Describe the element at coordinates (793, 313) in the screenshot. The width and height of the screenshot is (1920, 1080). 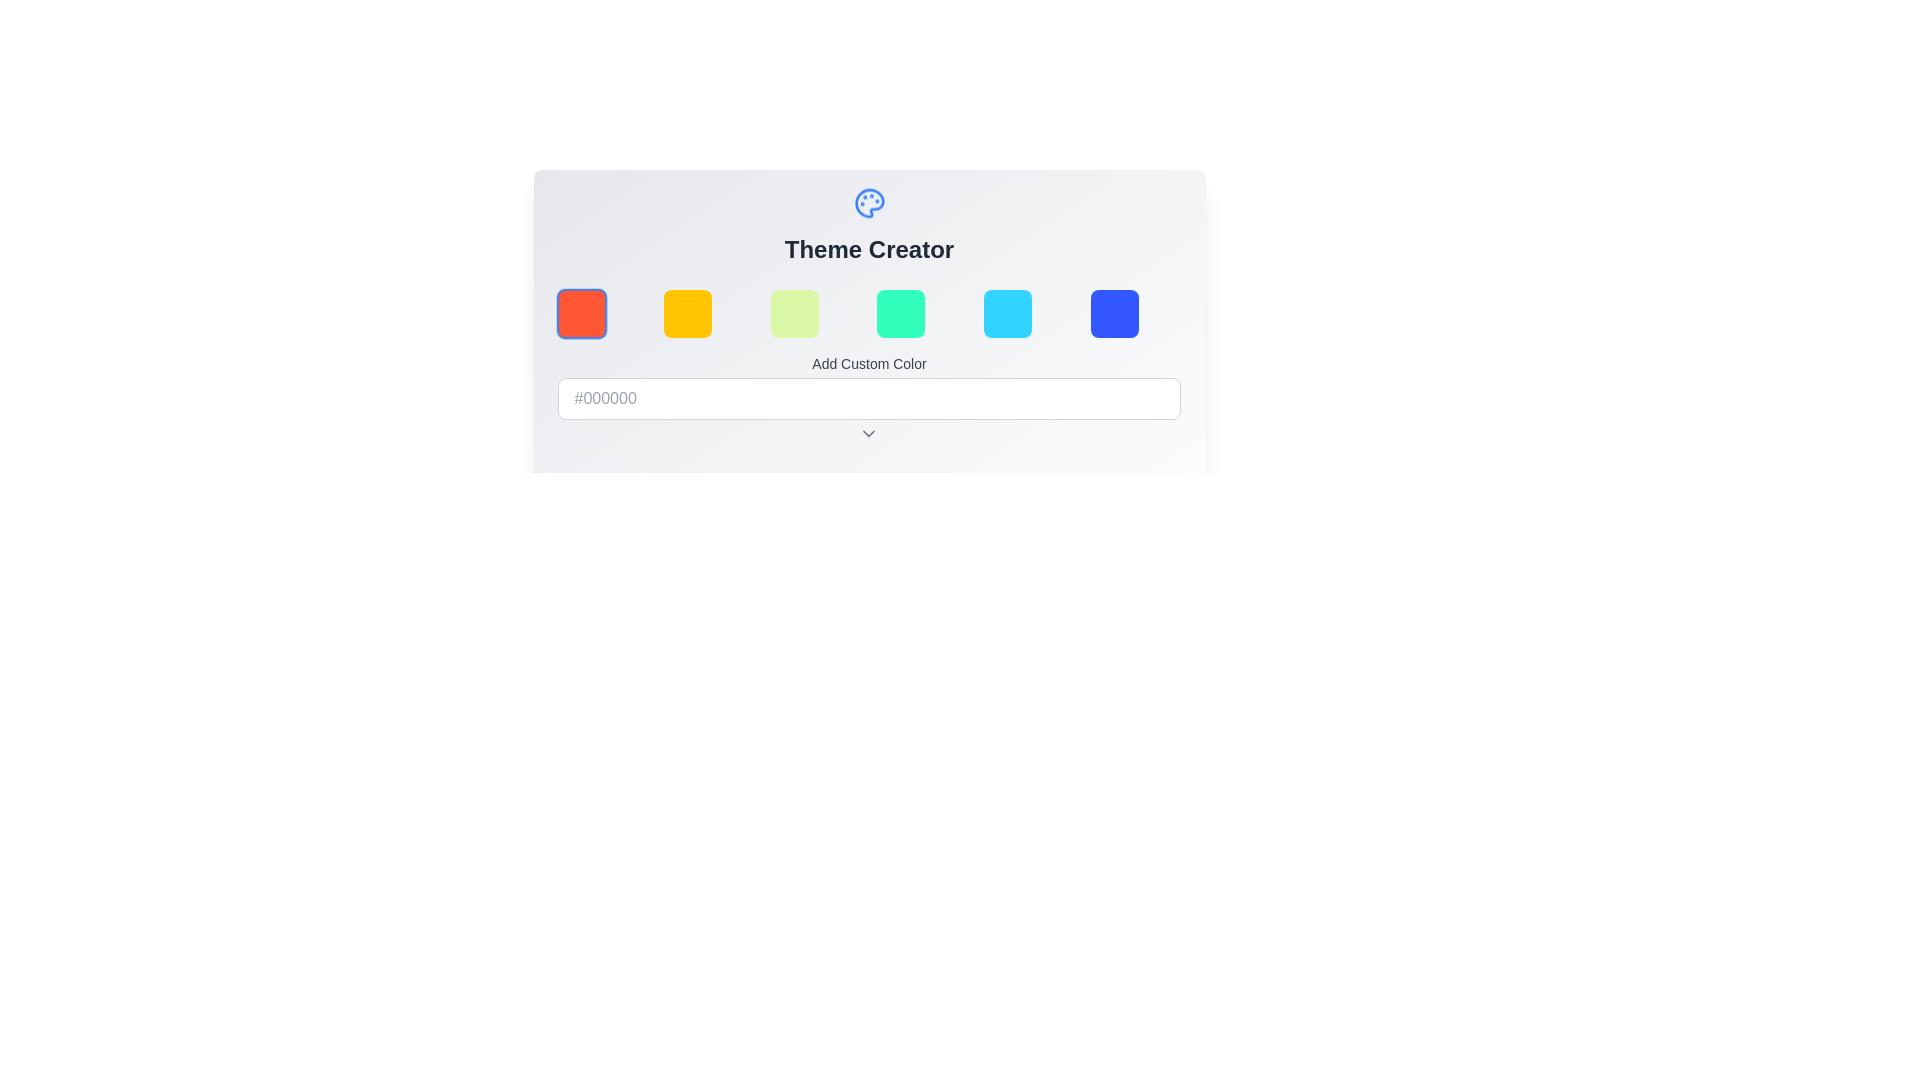
I see `the color selection button located as the third square in a grid layout under the 'Theme Creator' heading` at that location.